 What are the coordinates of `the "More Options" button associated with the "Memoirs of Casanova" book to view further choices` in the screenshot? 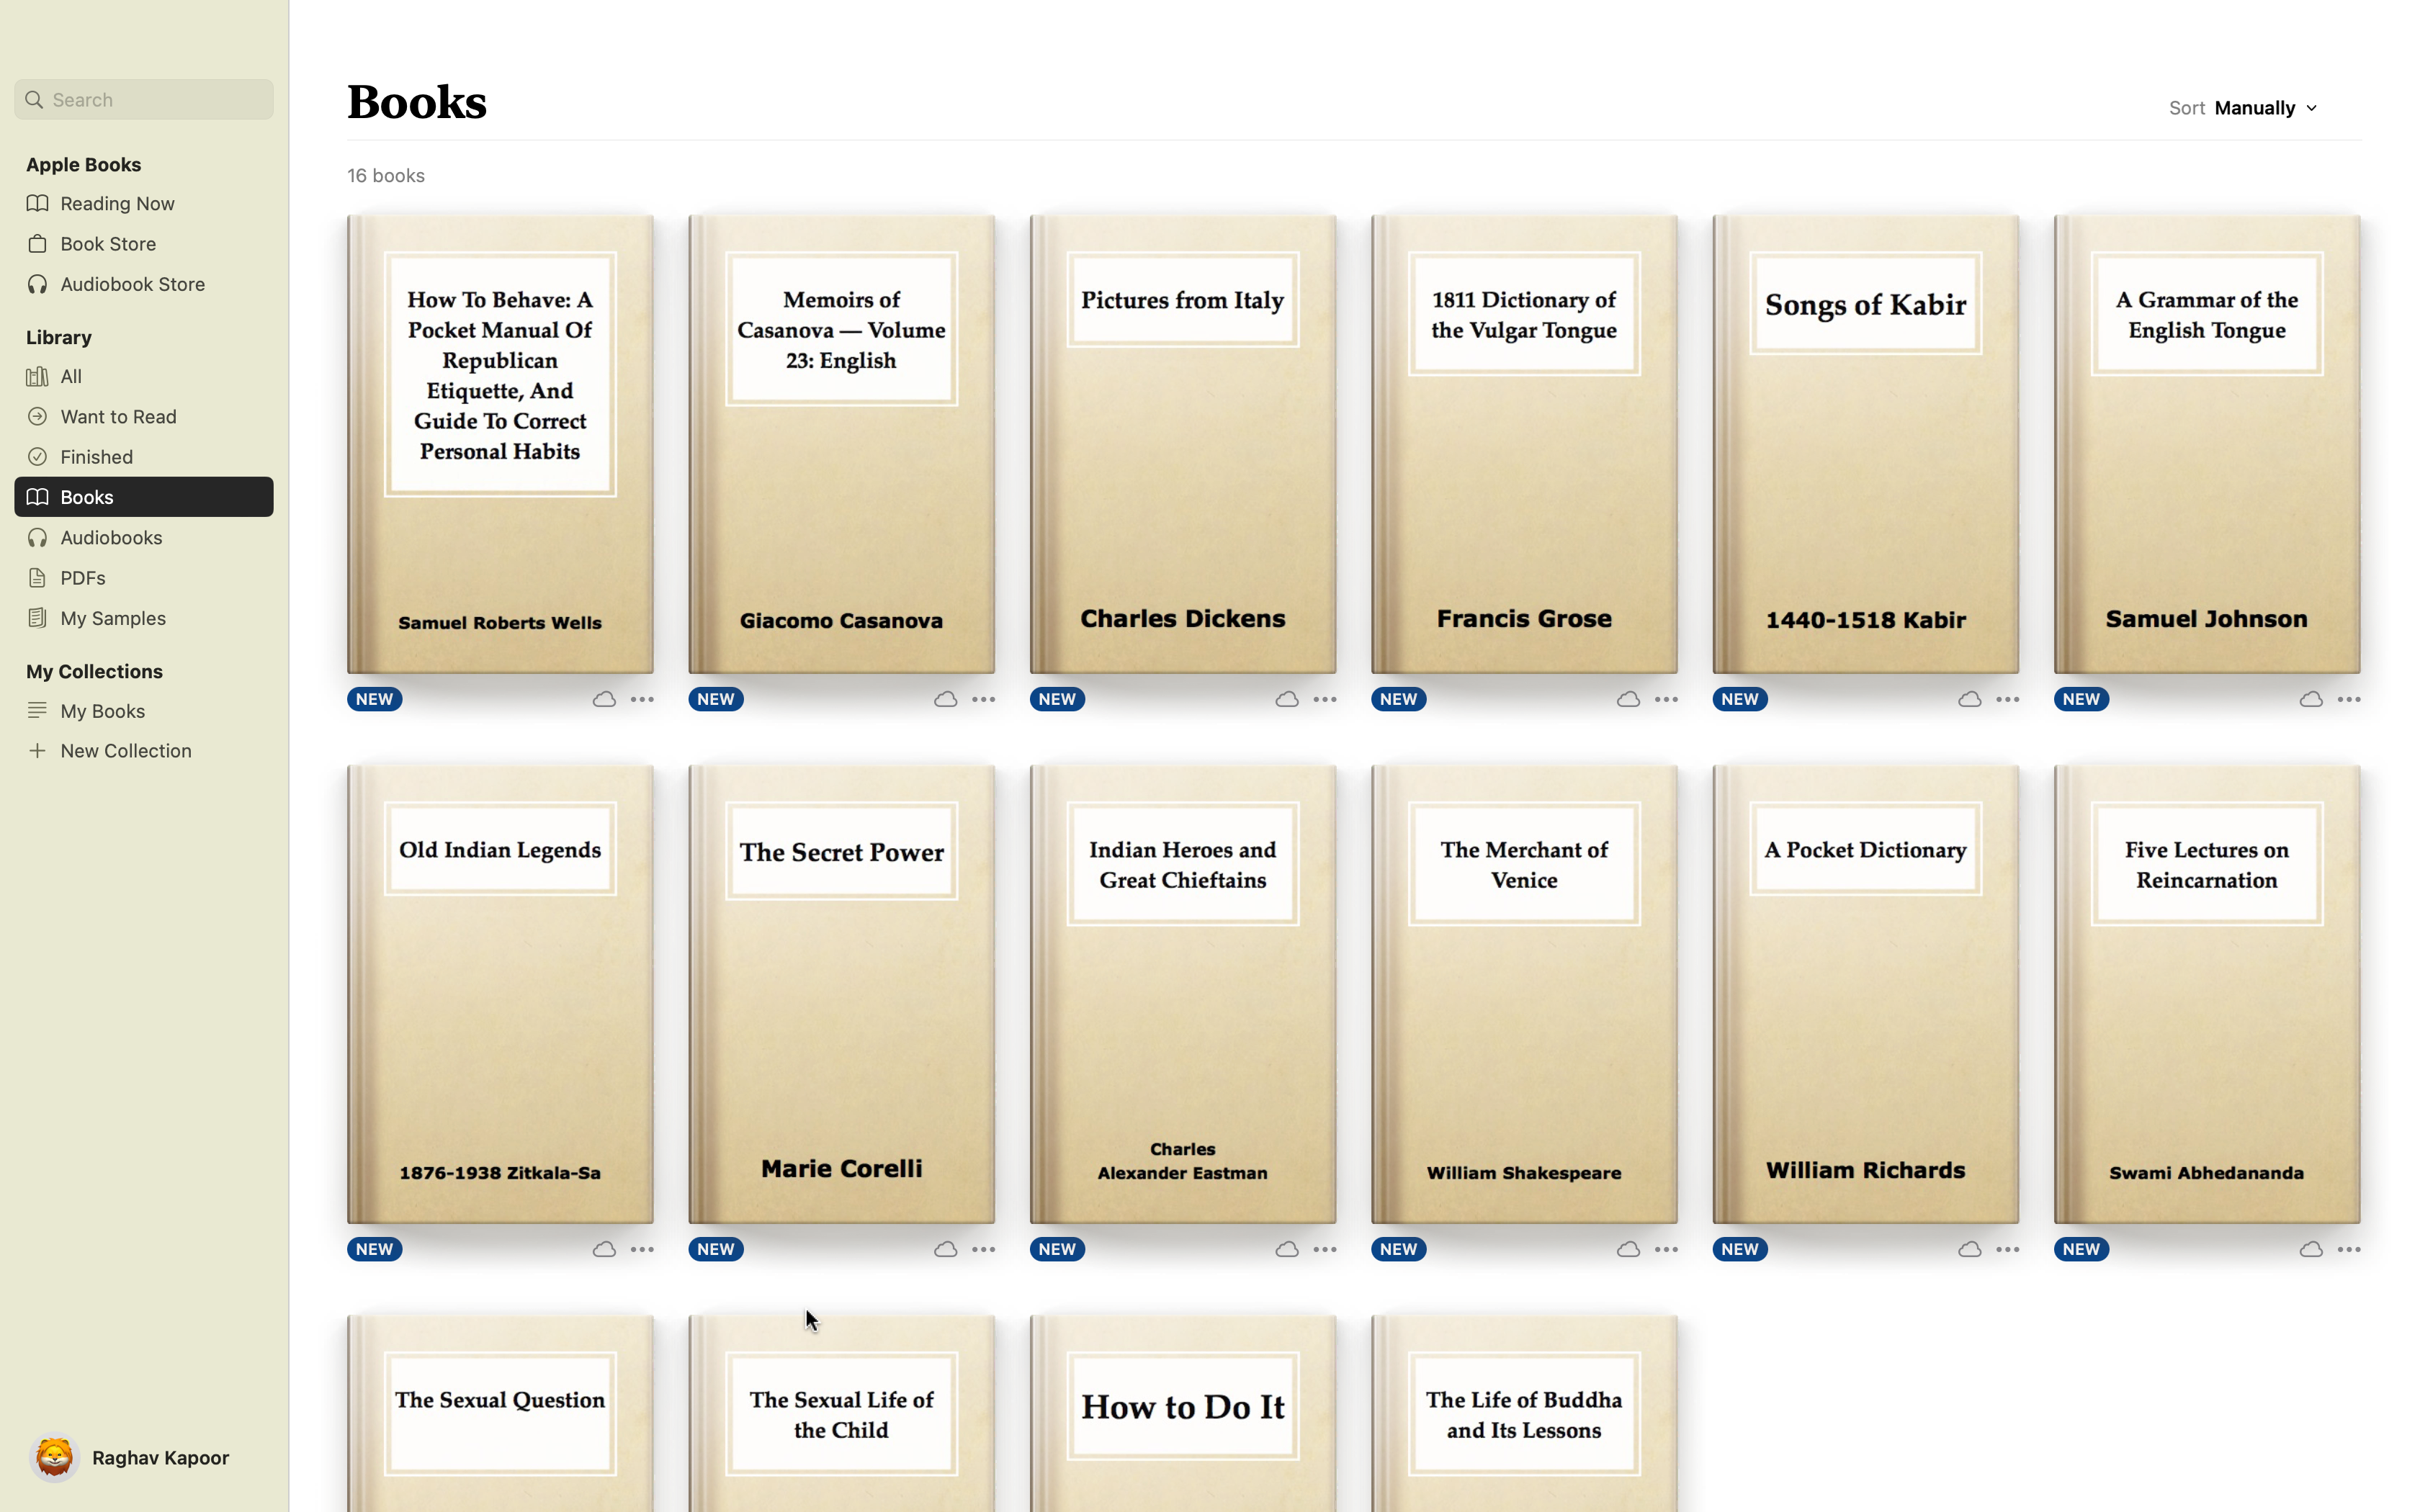 It's located at (957, 696).